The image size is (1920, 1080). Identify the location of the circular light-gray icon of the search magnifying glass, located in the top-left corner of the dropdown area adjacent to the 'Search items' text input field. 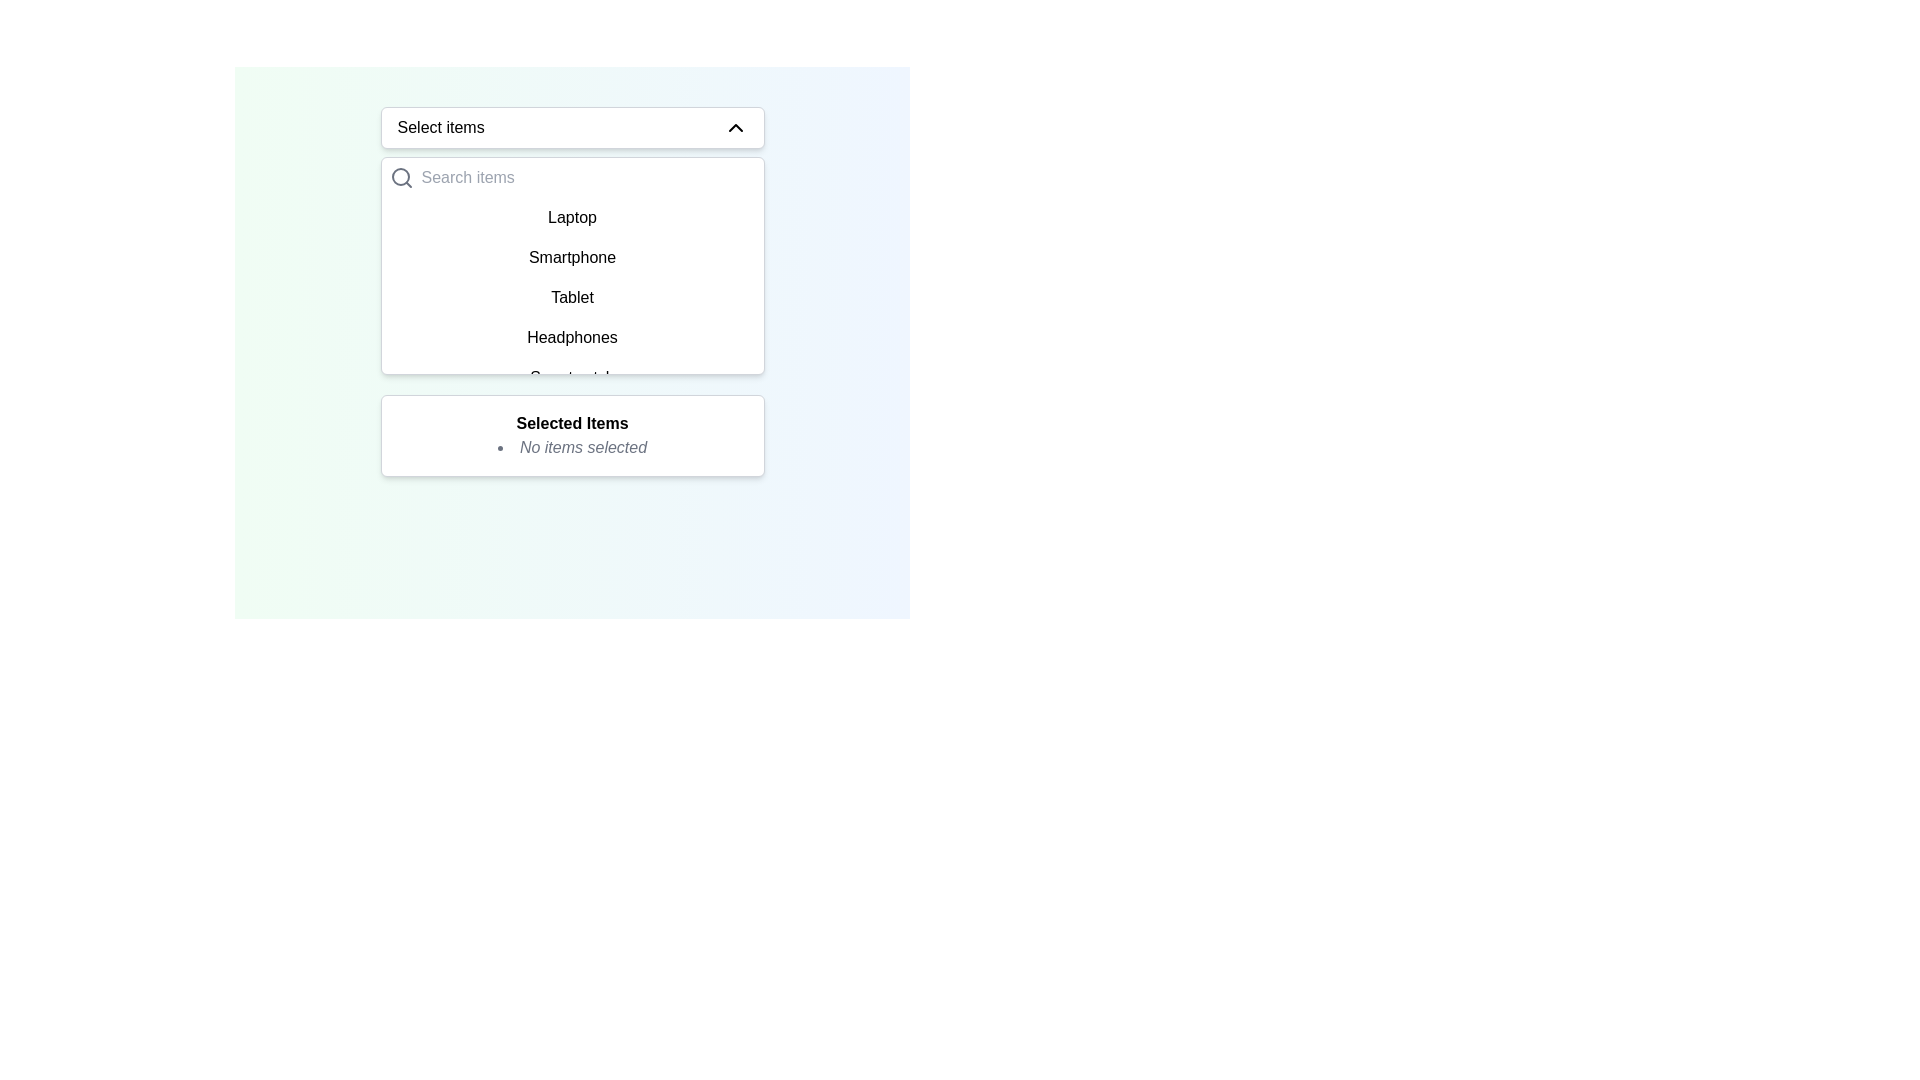
(400, 176).